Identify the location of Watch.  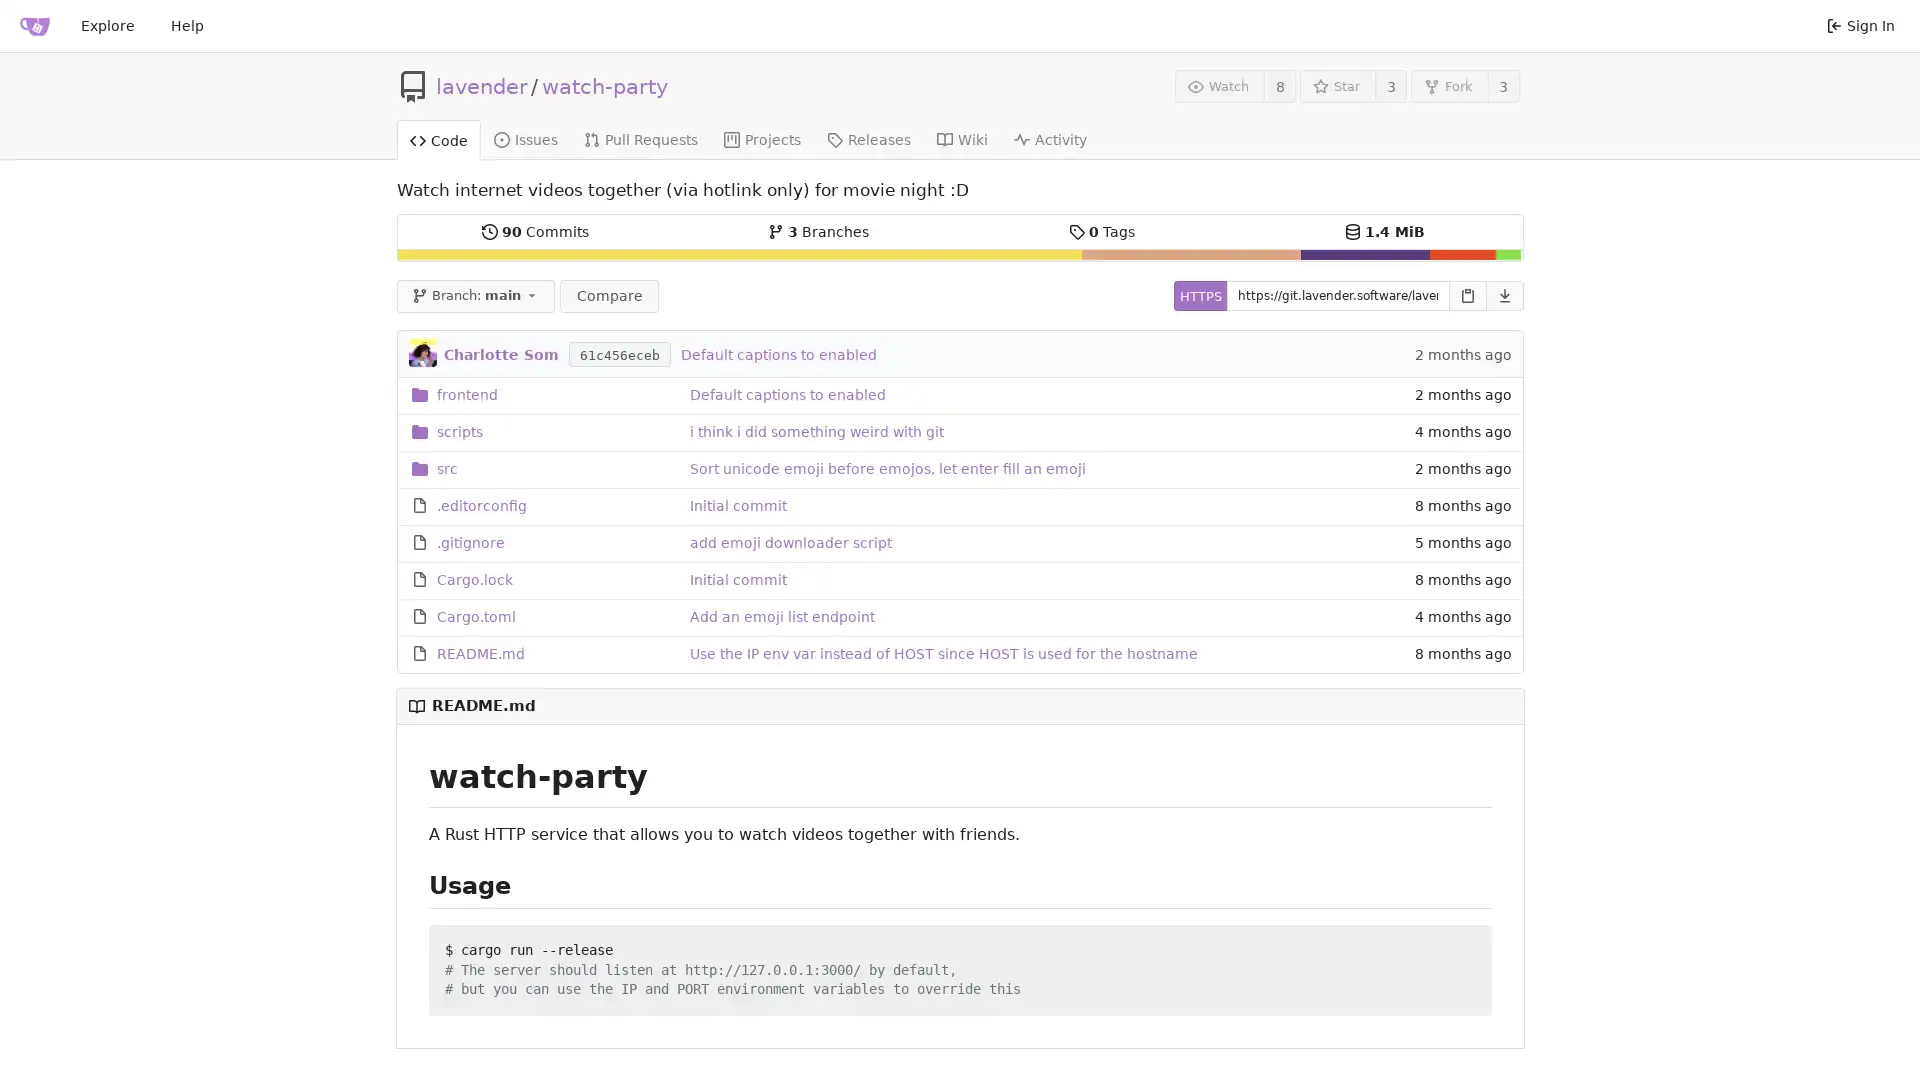
(1218, 85).